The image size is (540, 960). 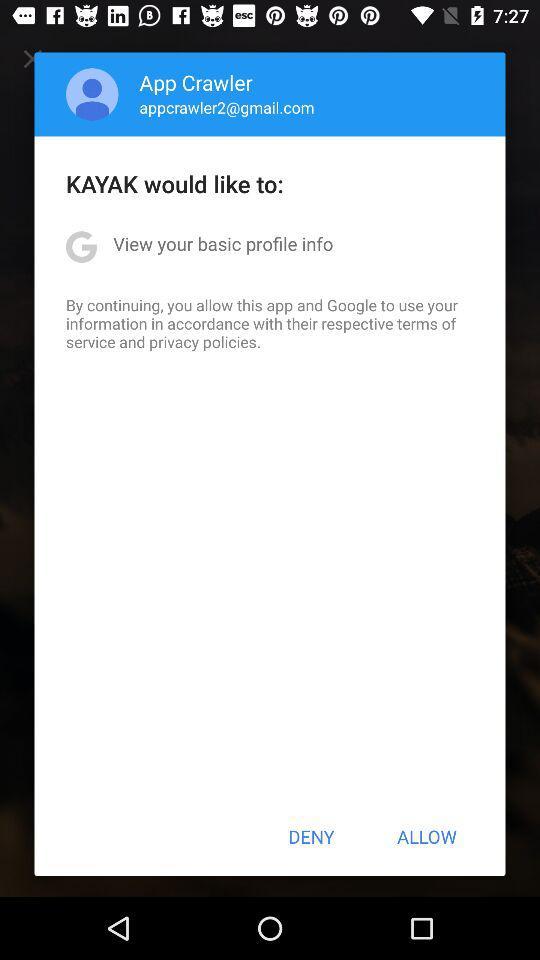 I want to click on the icon above kayak would like icon, so click(x=226, y=107).